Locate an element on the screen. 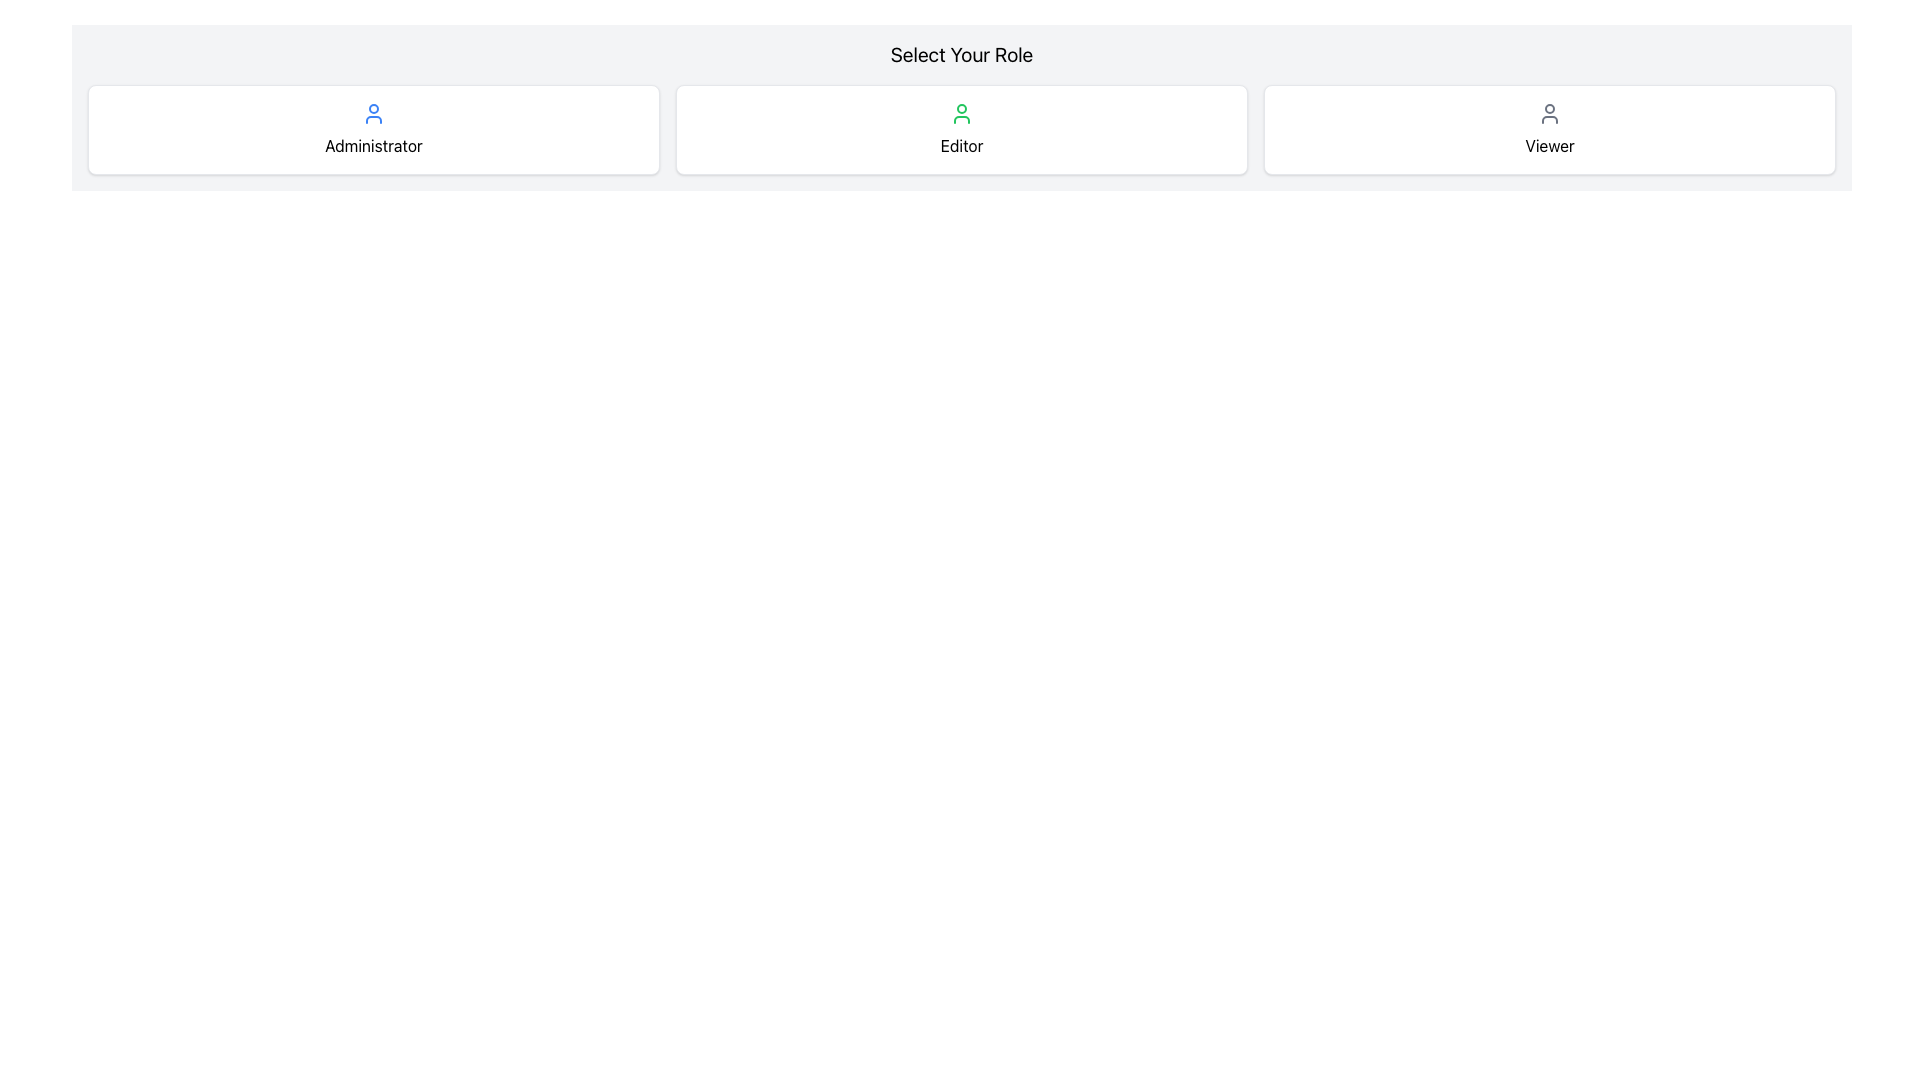 This screenshot has width=1920, height=1080. the selectable card representing the 'Administrator' role located at the first position in a grid layout is located at coordinates (374, 130).